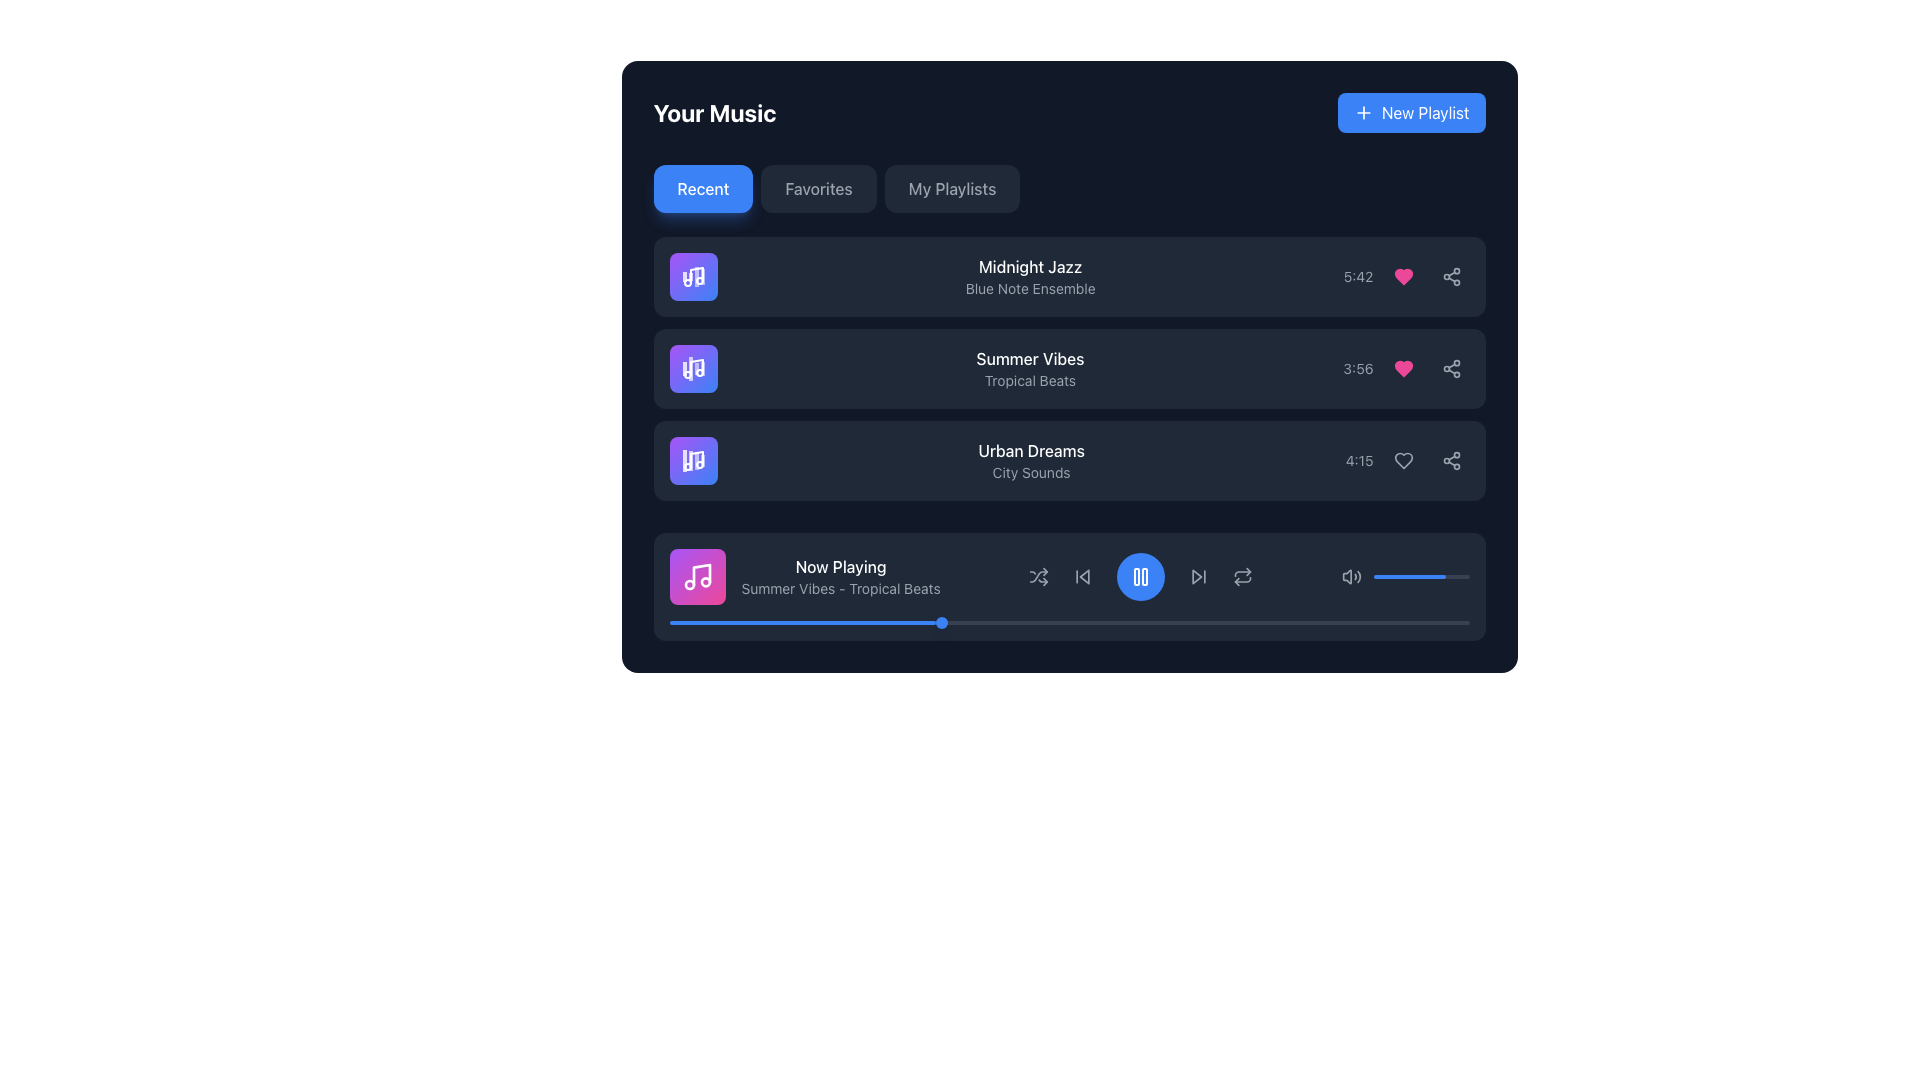 The height and width of the screenshot is (1080, 1920). I want to click on progress, so click(1021, 622).